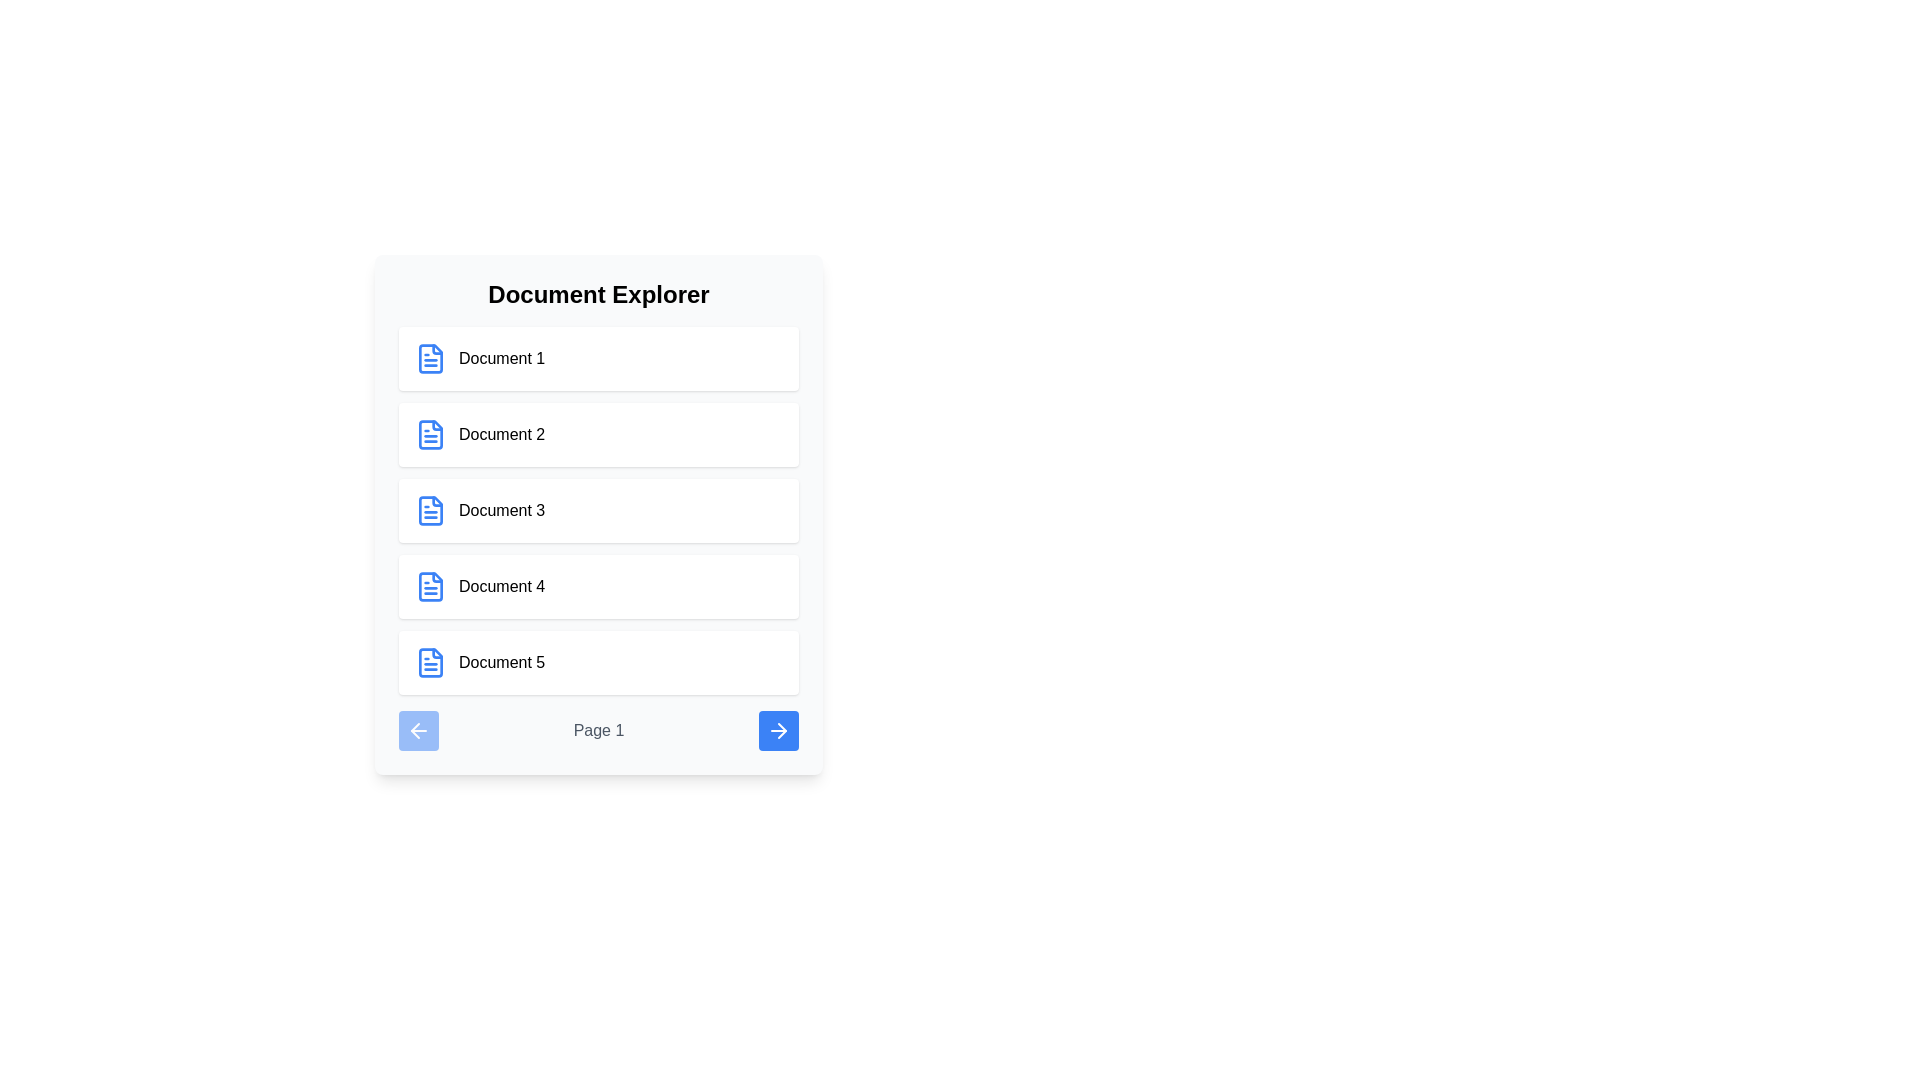 The height and width of the screenshot is (1080, 1920). What do you see at coordinates (430, 585) in the screenshot?
I see `the icon representing 'Document 4'` at bounding box center [430, 585].